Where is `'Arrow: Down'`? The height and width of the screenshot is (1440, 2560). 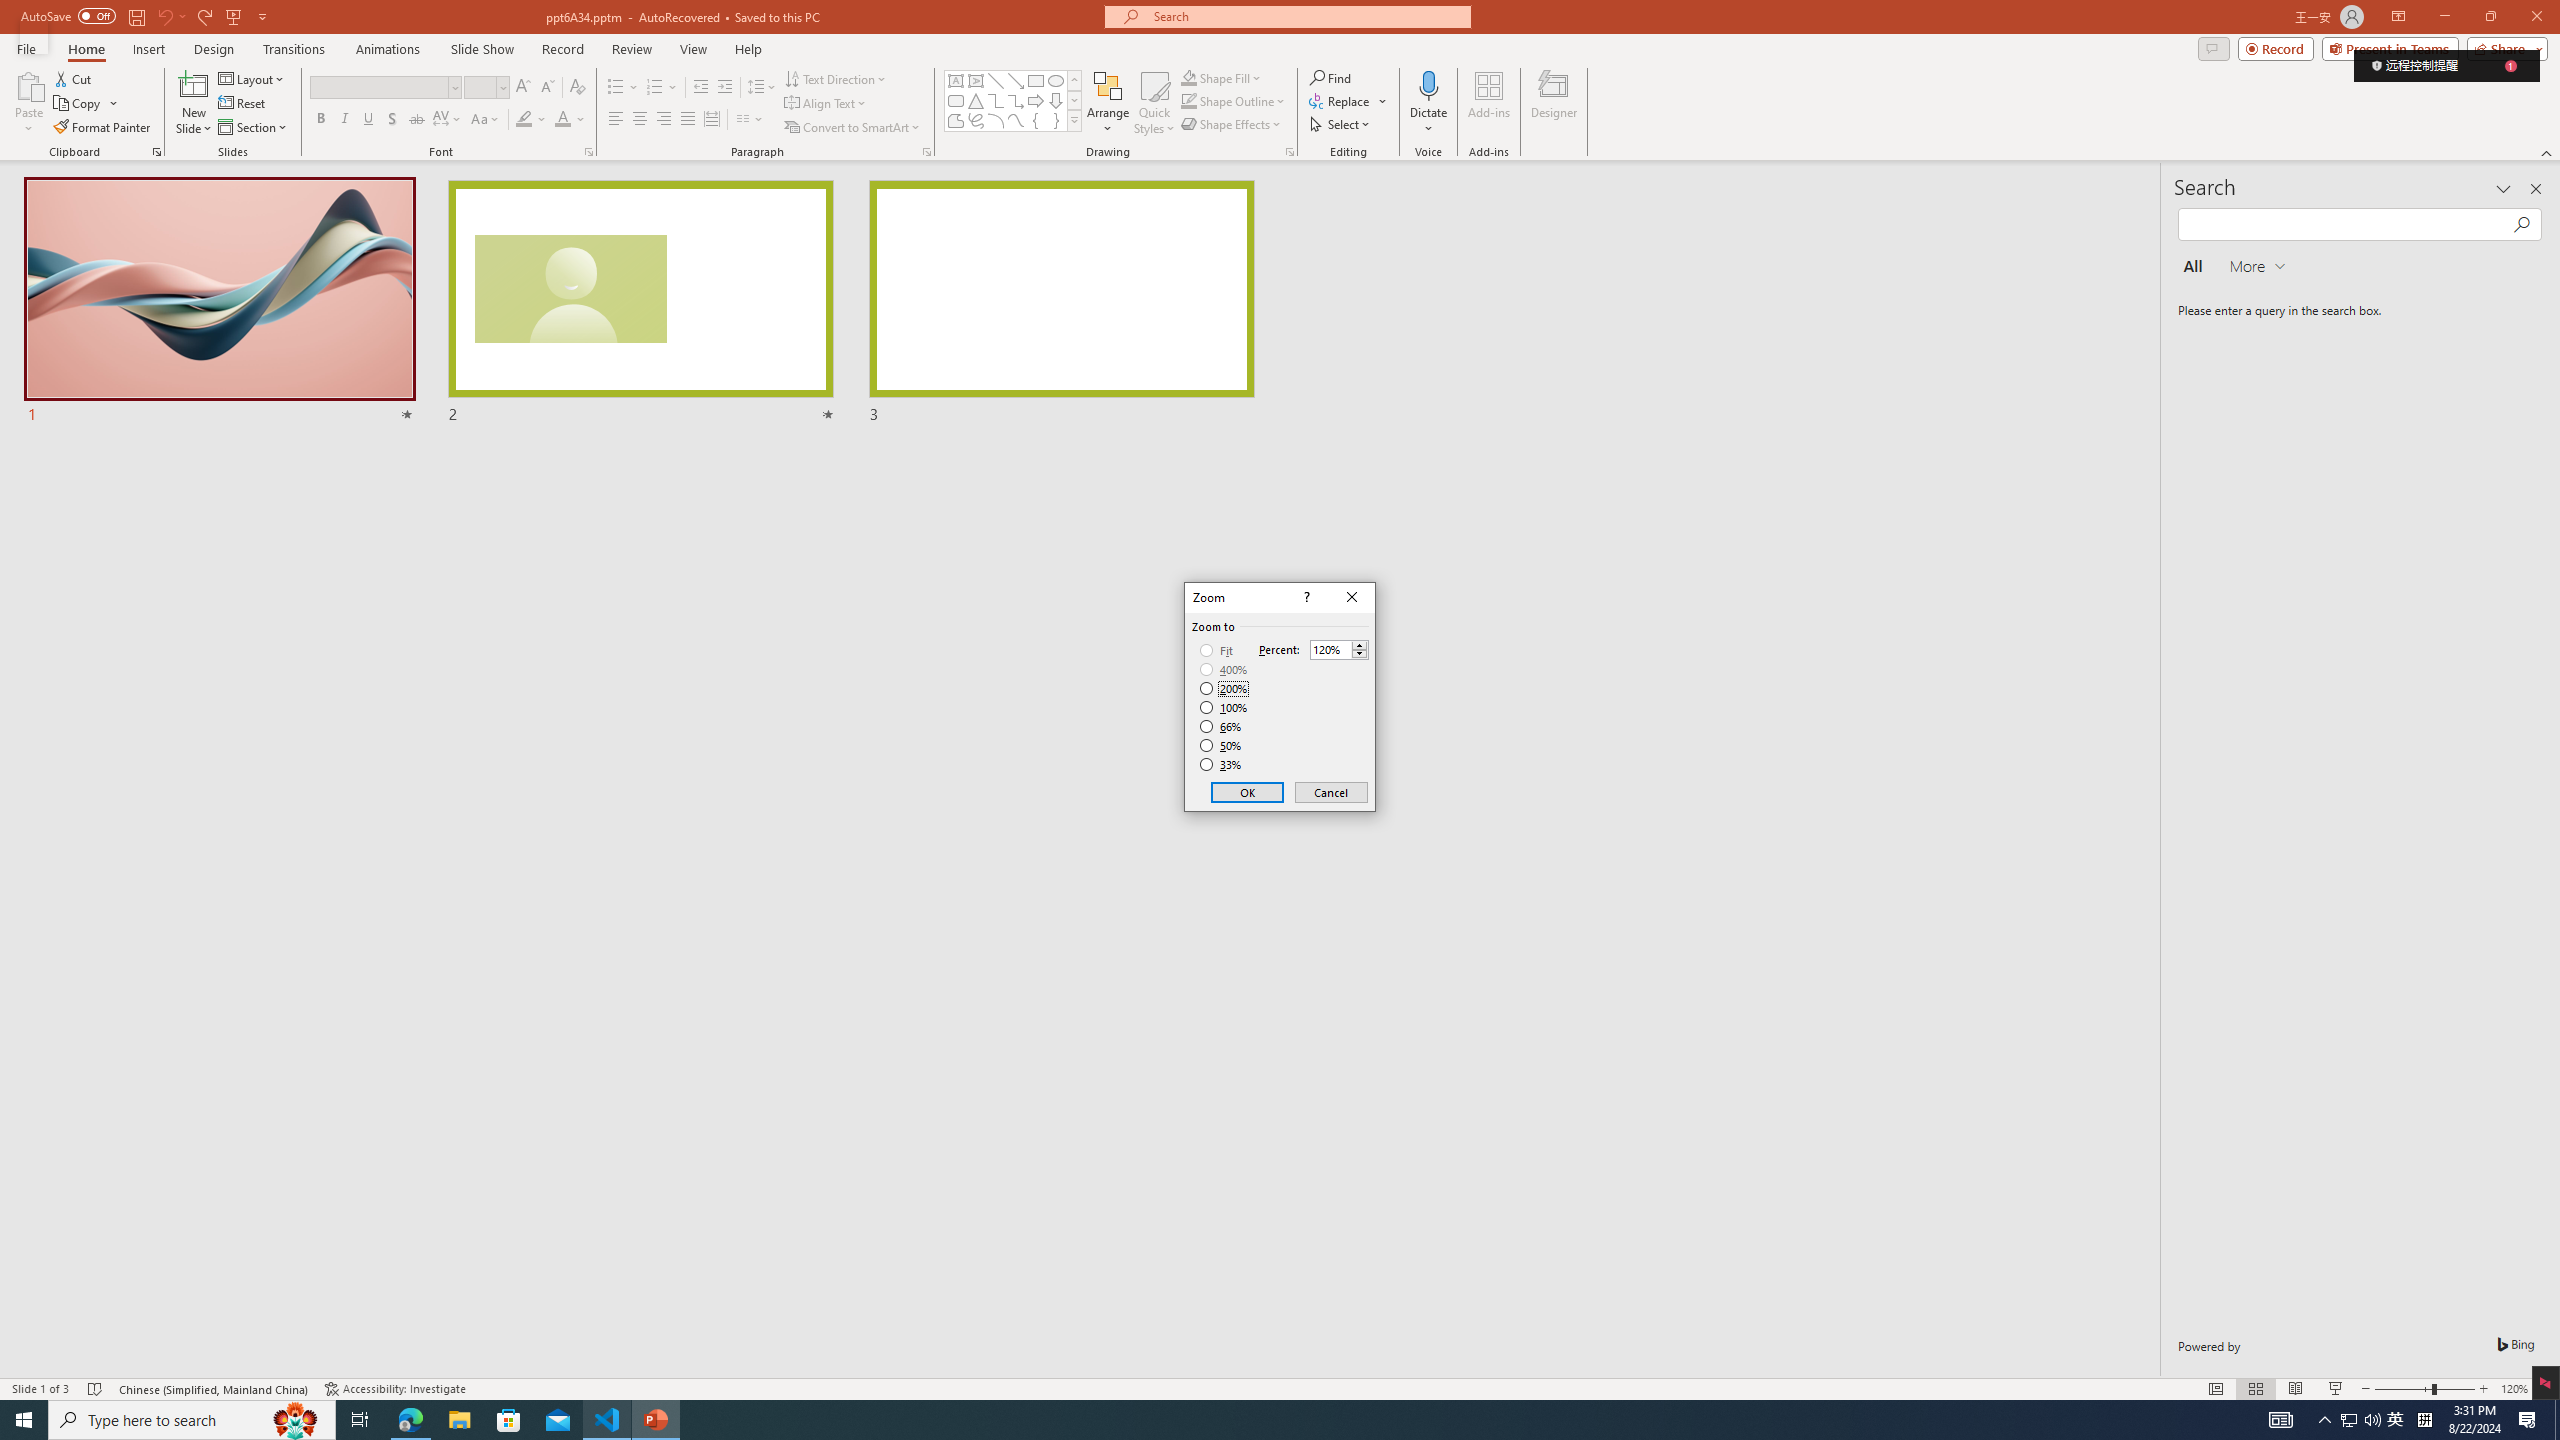 'Arrow: Down' is located at coordinates (1055, 99).